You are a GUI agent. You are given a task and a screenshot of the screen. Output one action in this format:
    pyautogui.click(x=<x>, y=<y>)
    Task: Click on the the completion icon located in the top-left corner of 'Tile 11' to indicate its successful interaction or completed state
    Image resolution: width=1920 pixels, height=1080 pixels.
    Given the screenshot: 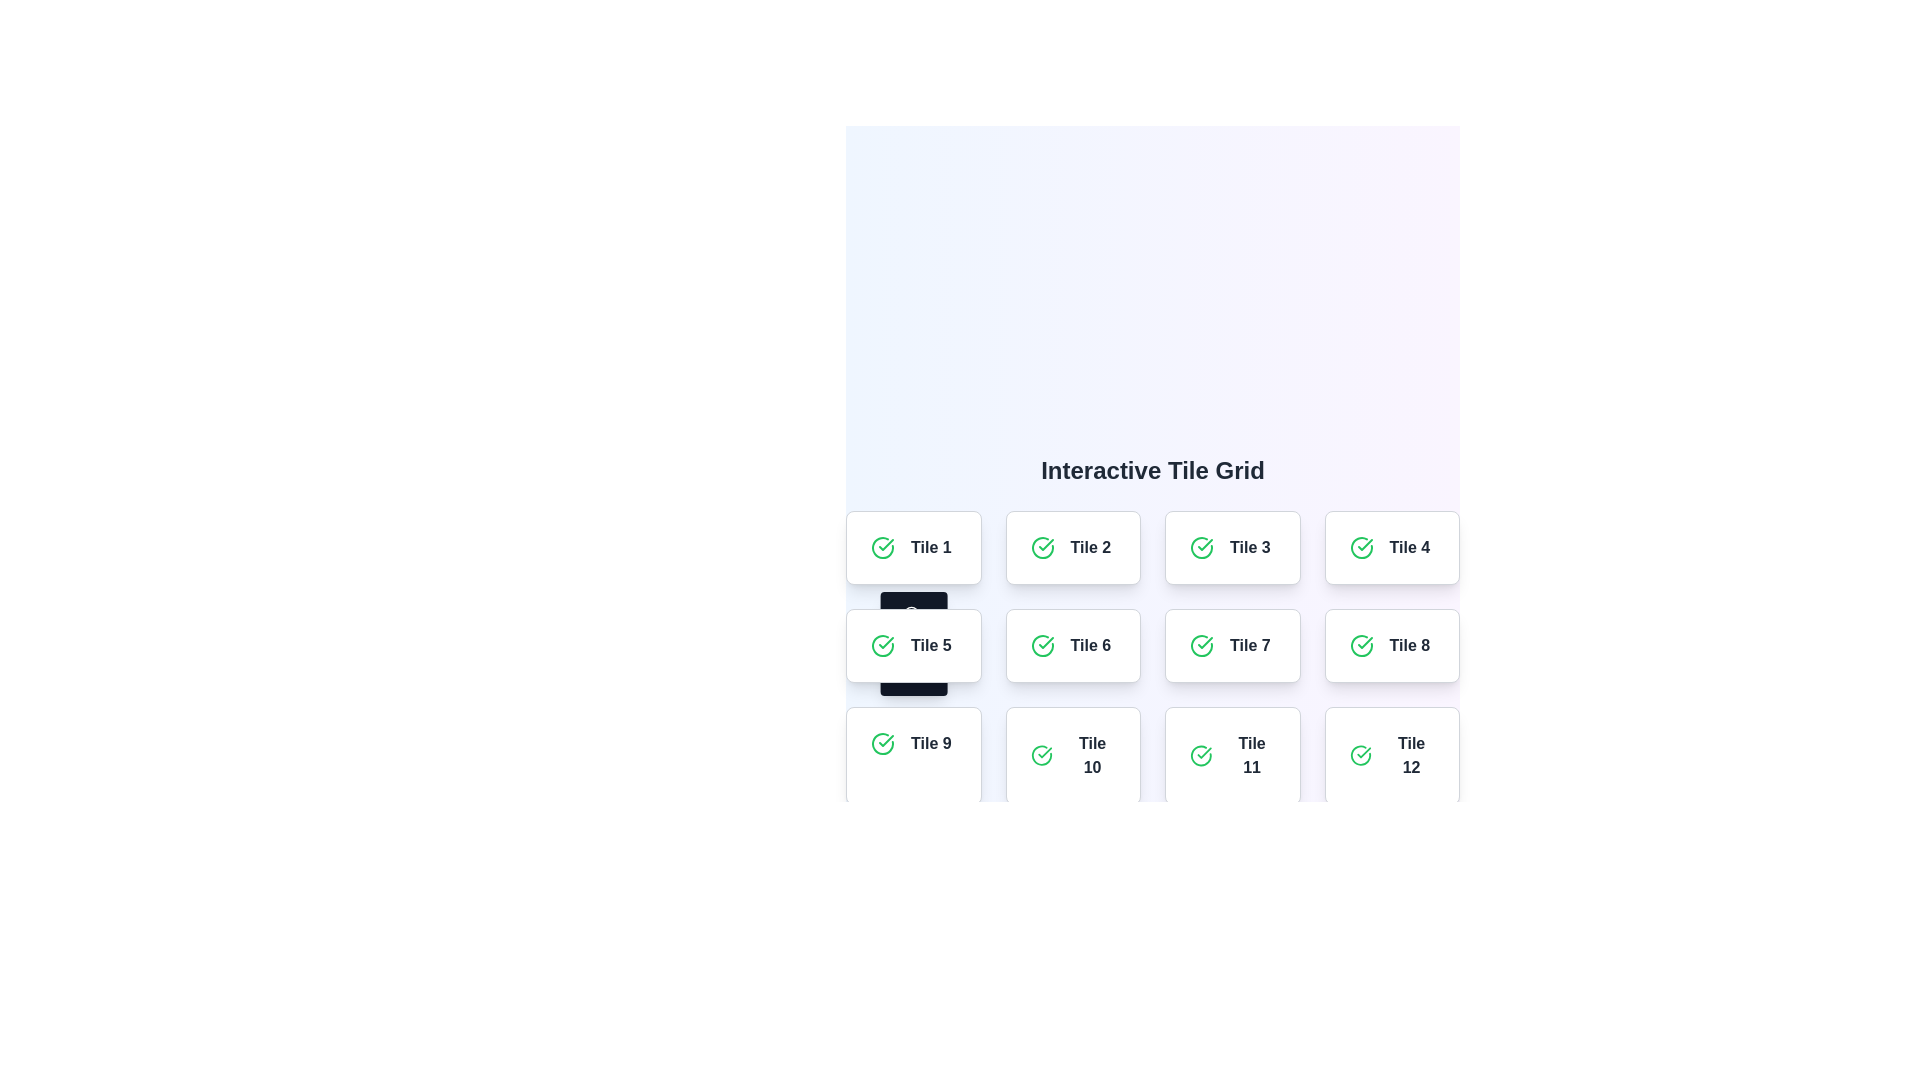 What is the action you would take?
    pyautogui.click(x=1200, y=756)
    